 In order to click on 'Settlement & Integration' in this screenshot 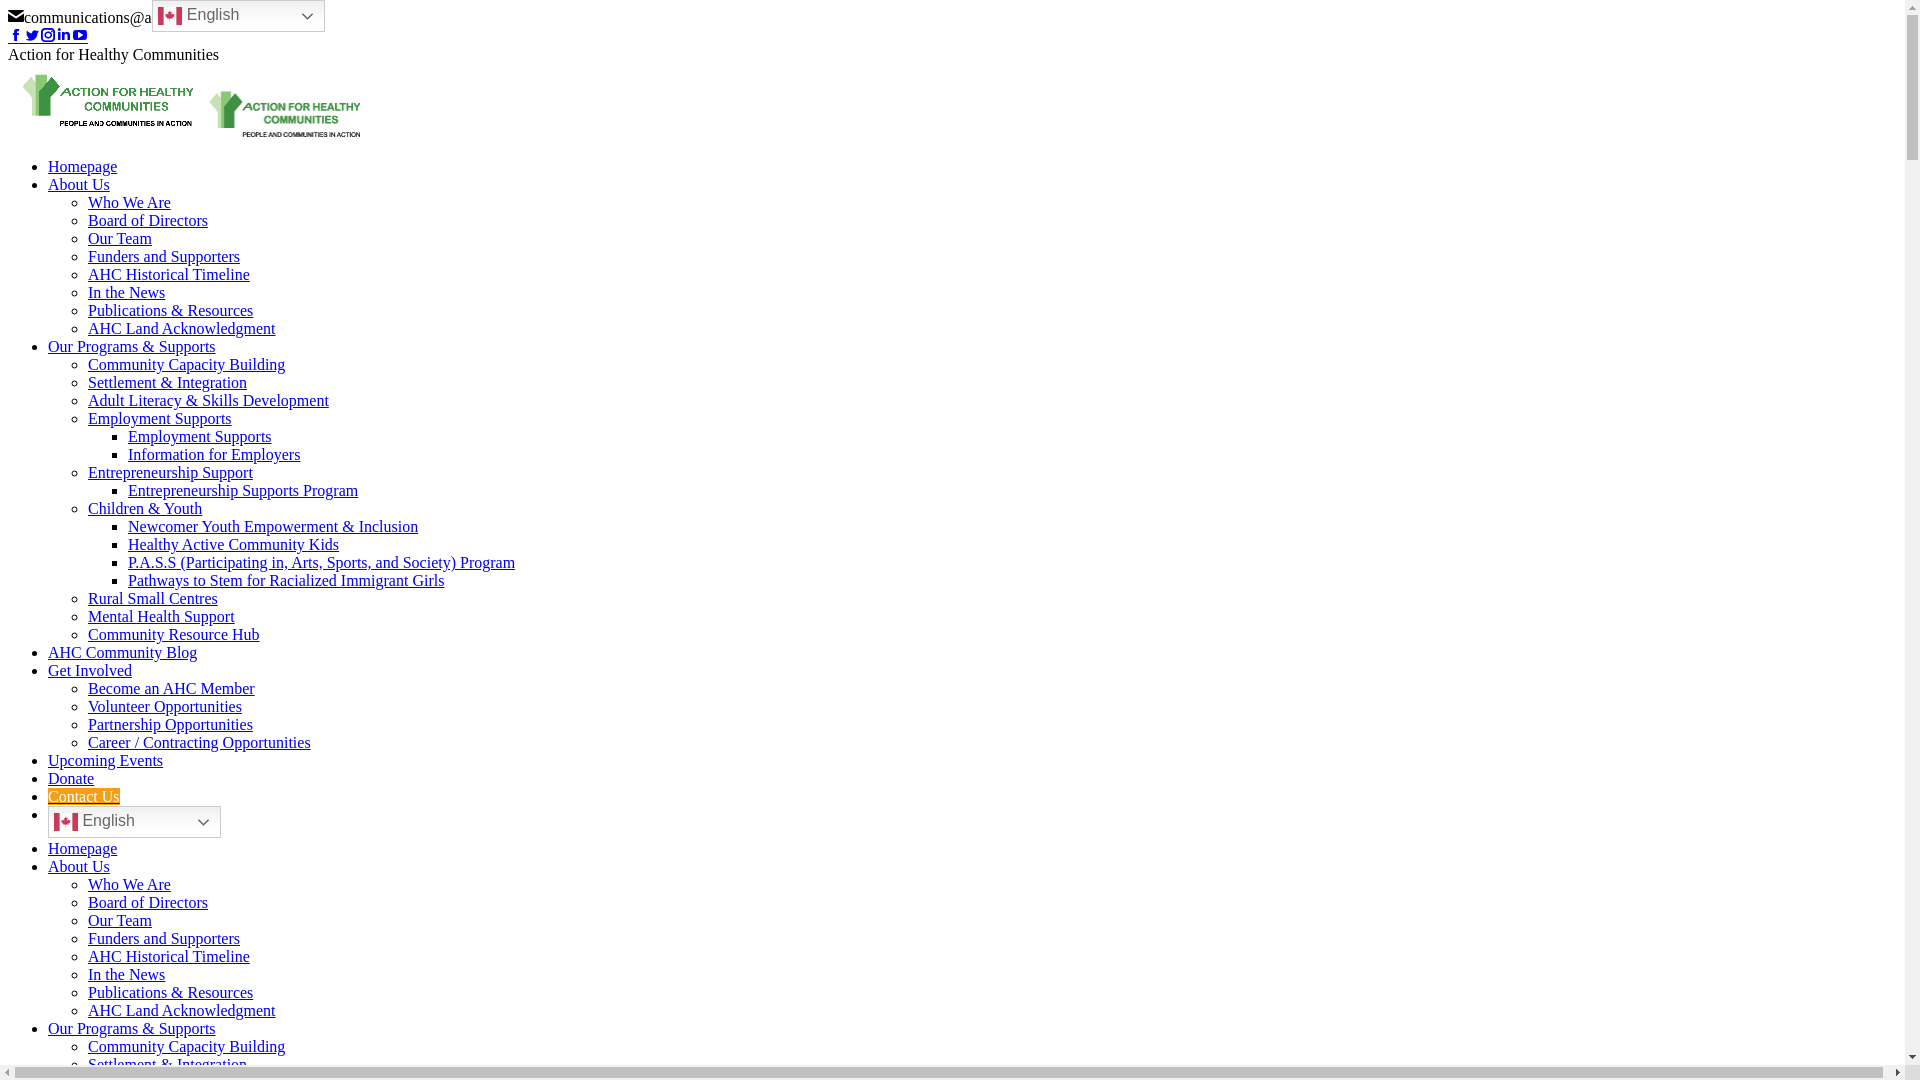, I will do `click(167, 1063)`.